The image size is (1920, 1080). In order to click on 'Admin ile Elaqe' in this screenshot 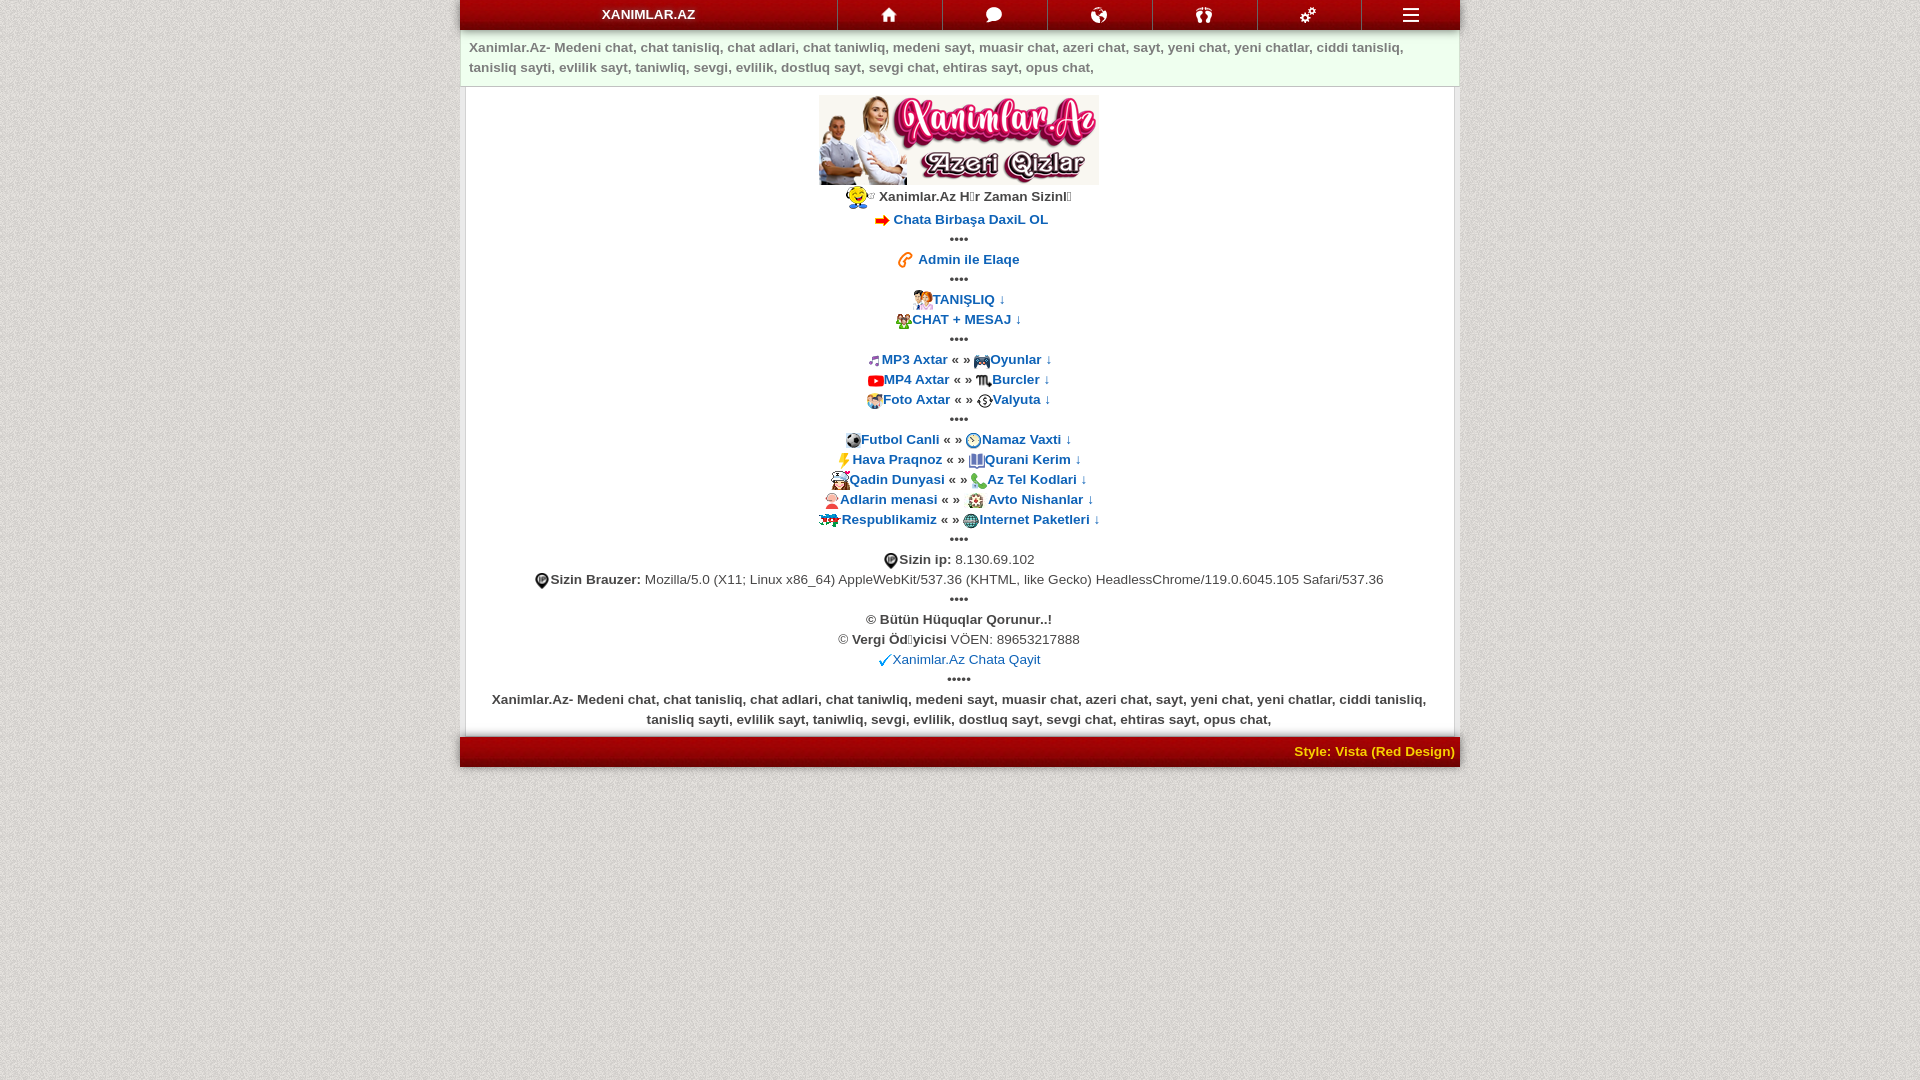, I will do `click(916, 258)`.